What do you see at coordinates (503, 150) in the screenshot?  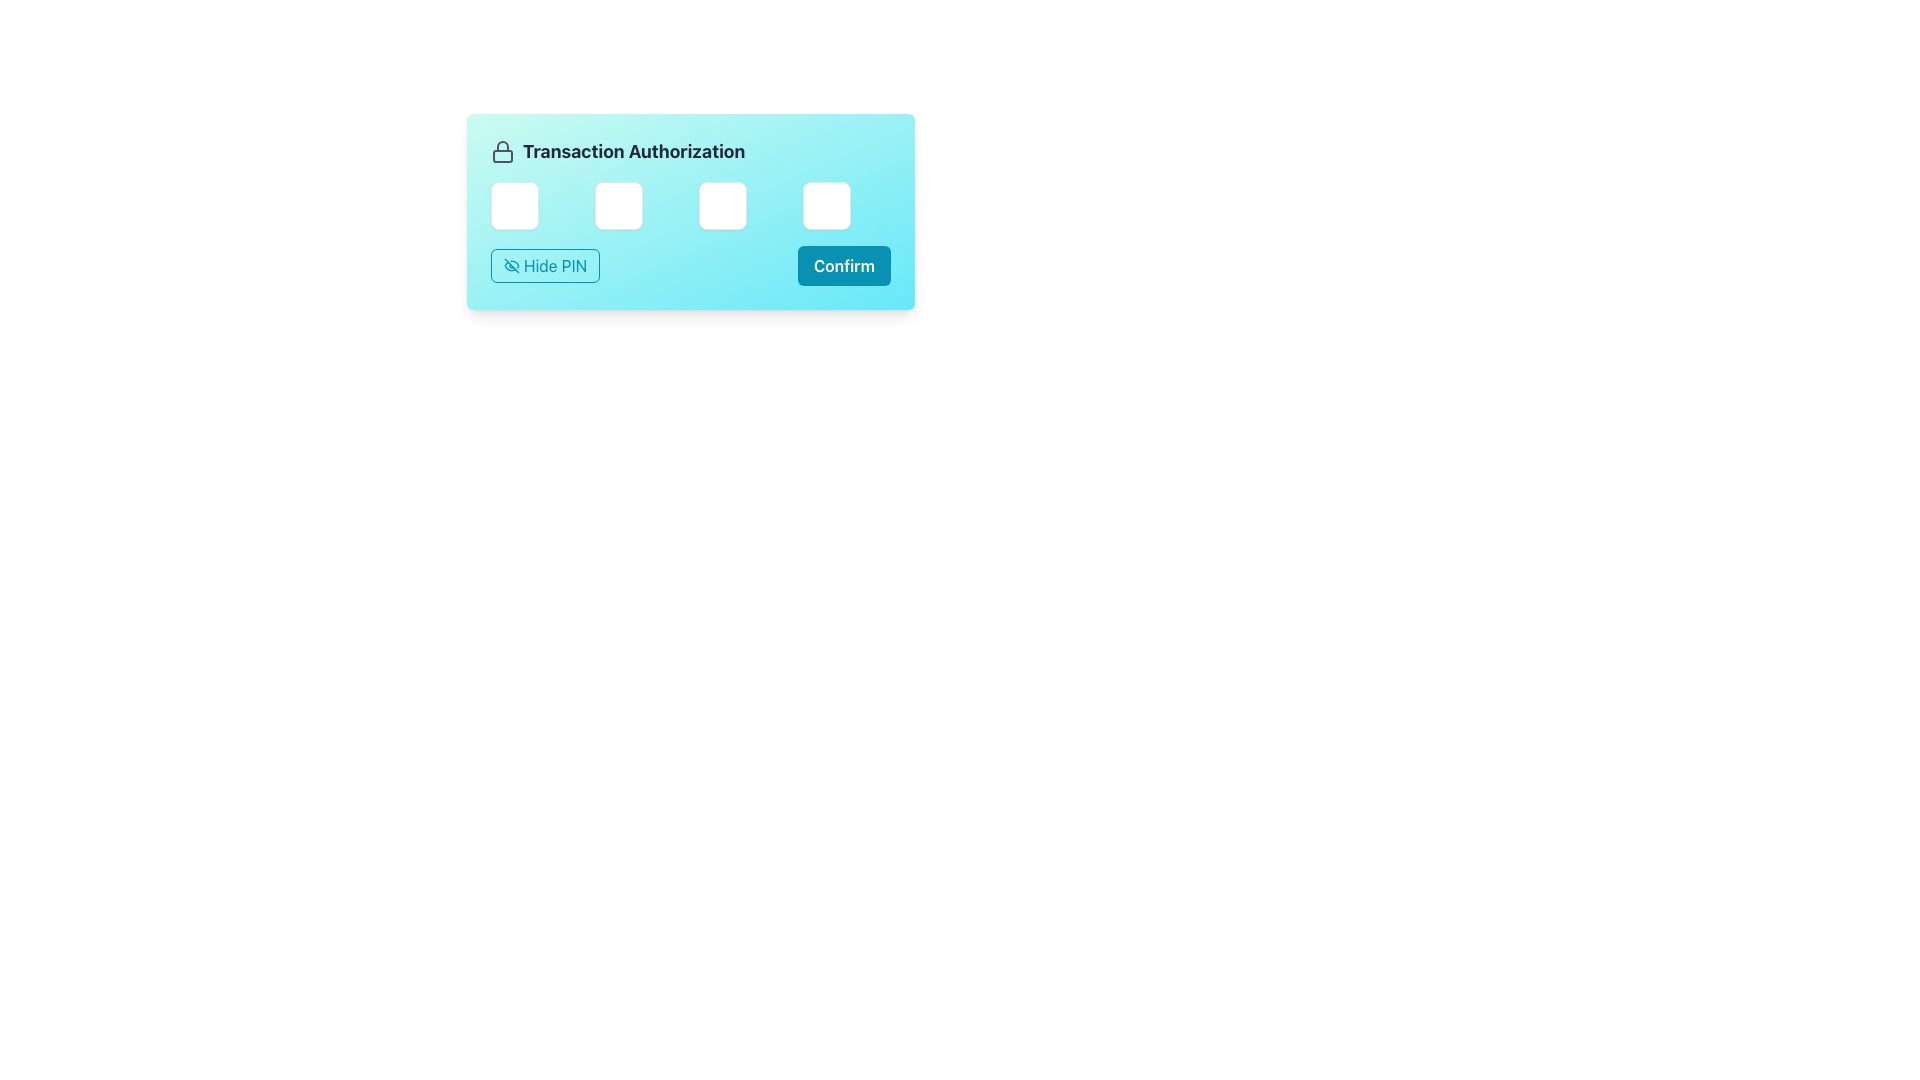 I see `the gray lock icon that is positioned to the left of the 'Transaction Authorization' text` at bounding box center [503, 150].